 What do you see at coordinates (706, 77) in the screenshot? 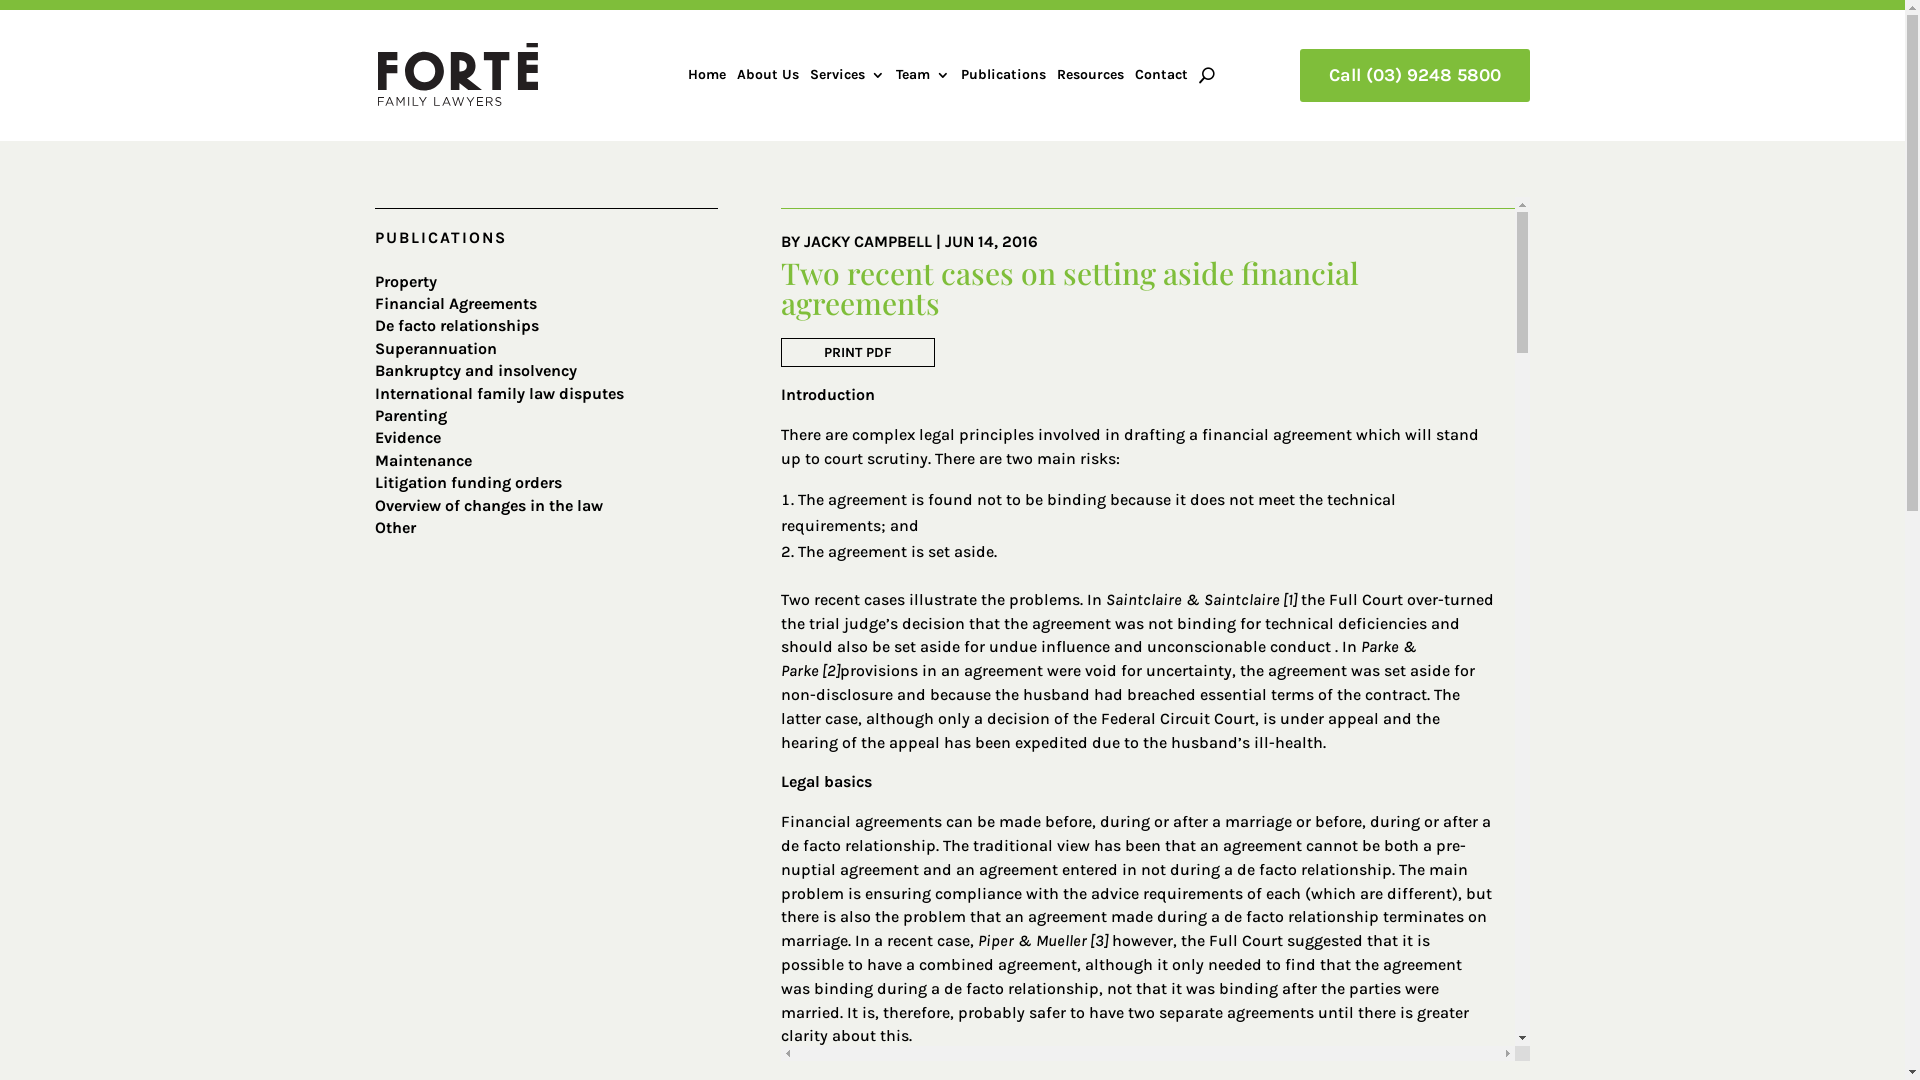
I see `'Home'` at bounding box center [706, 77].